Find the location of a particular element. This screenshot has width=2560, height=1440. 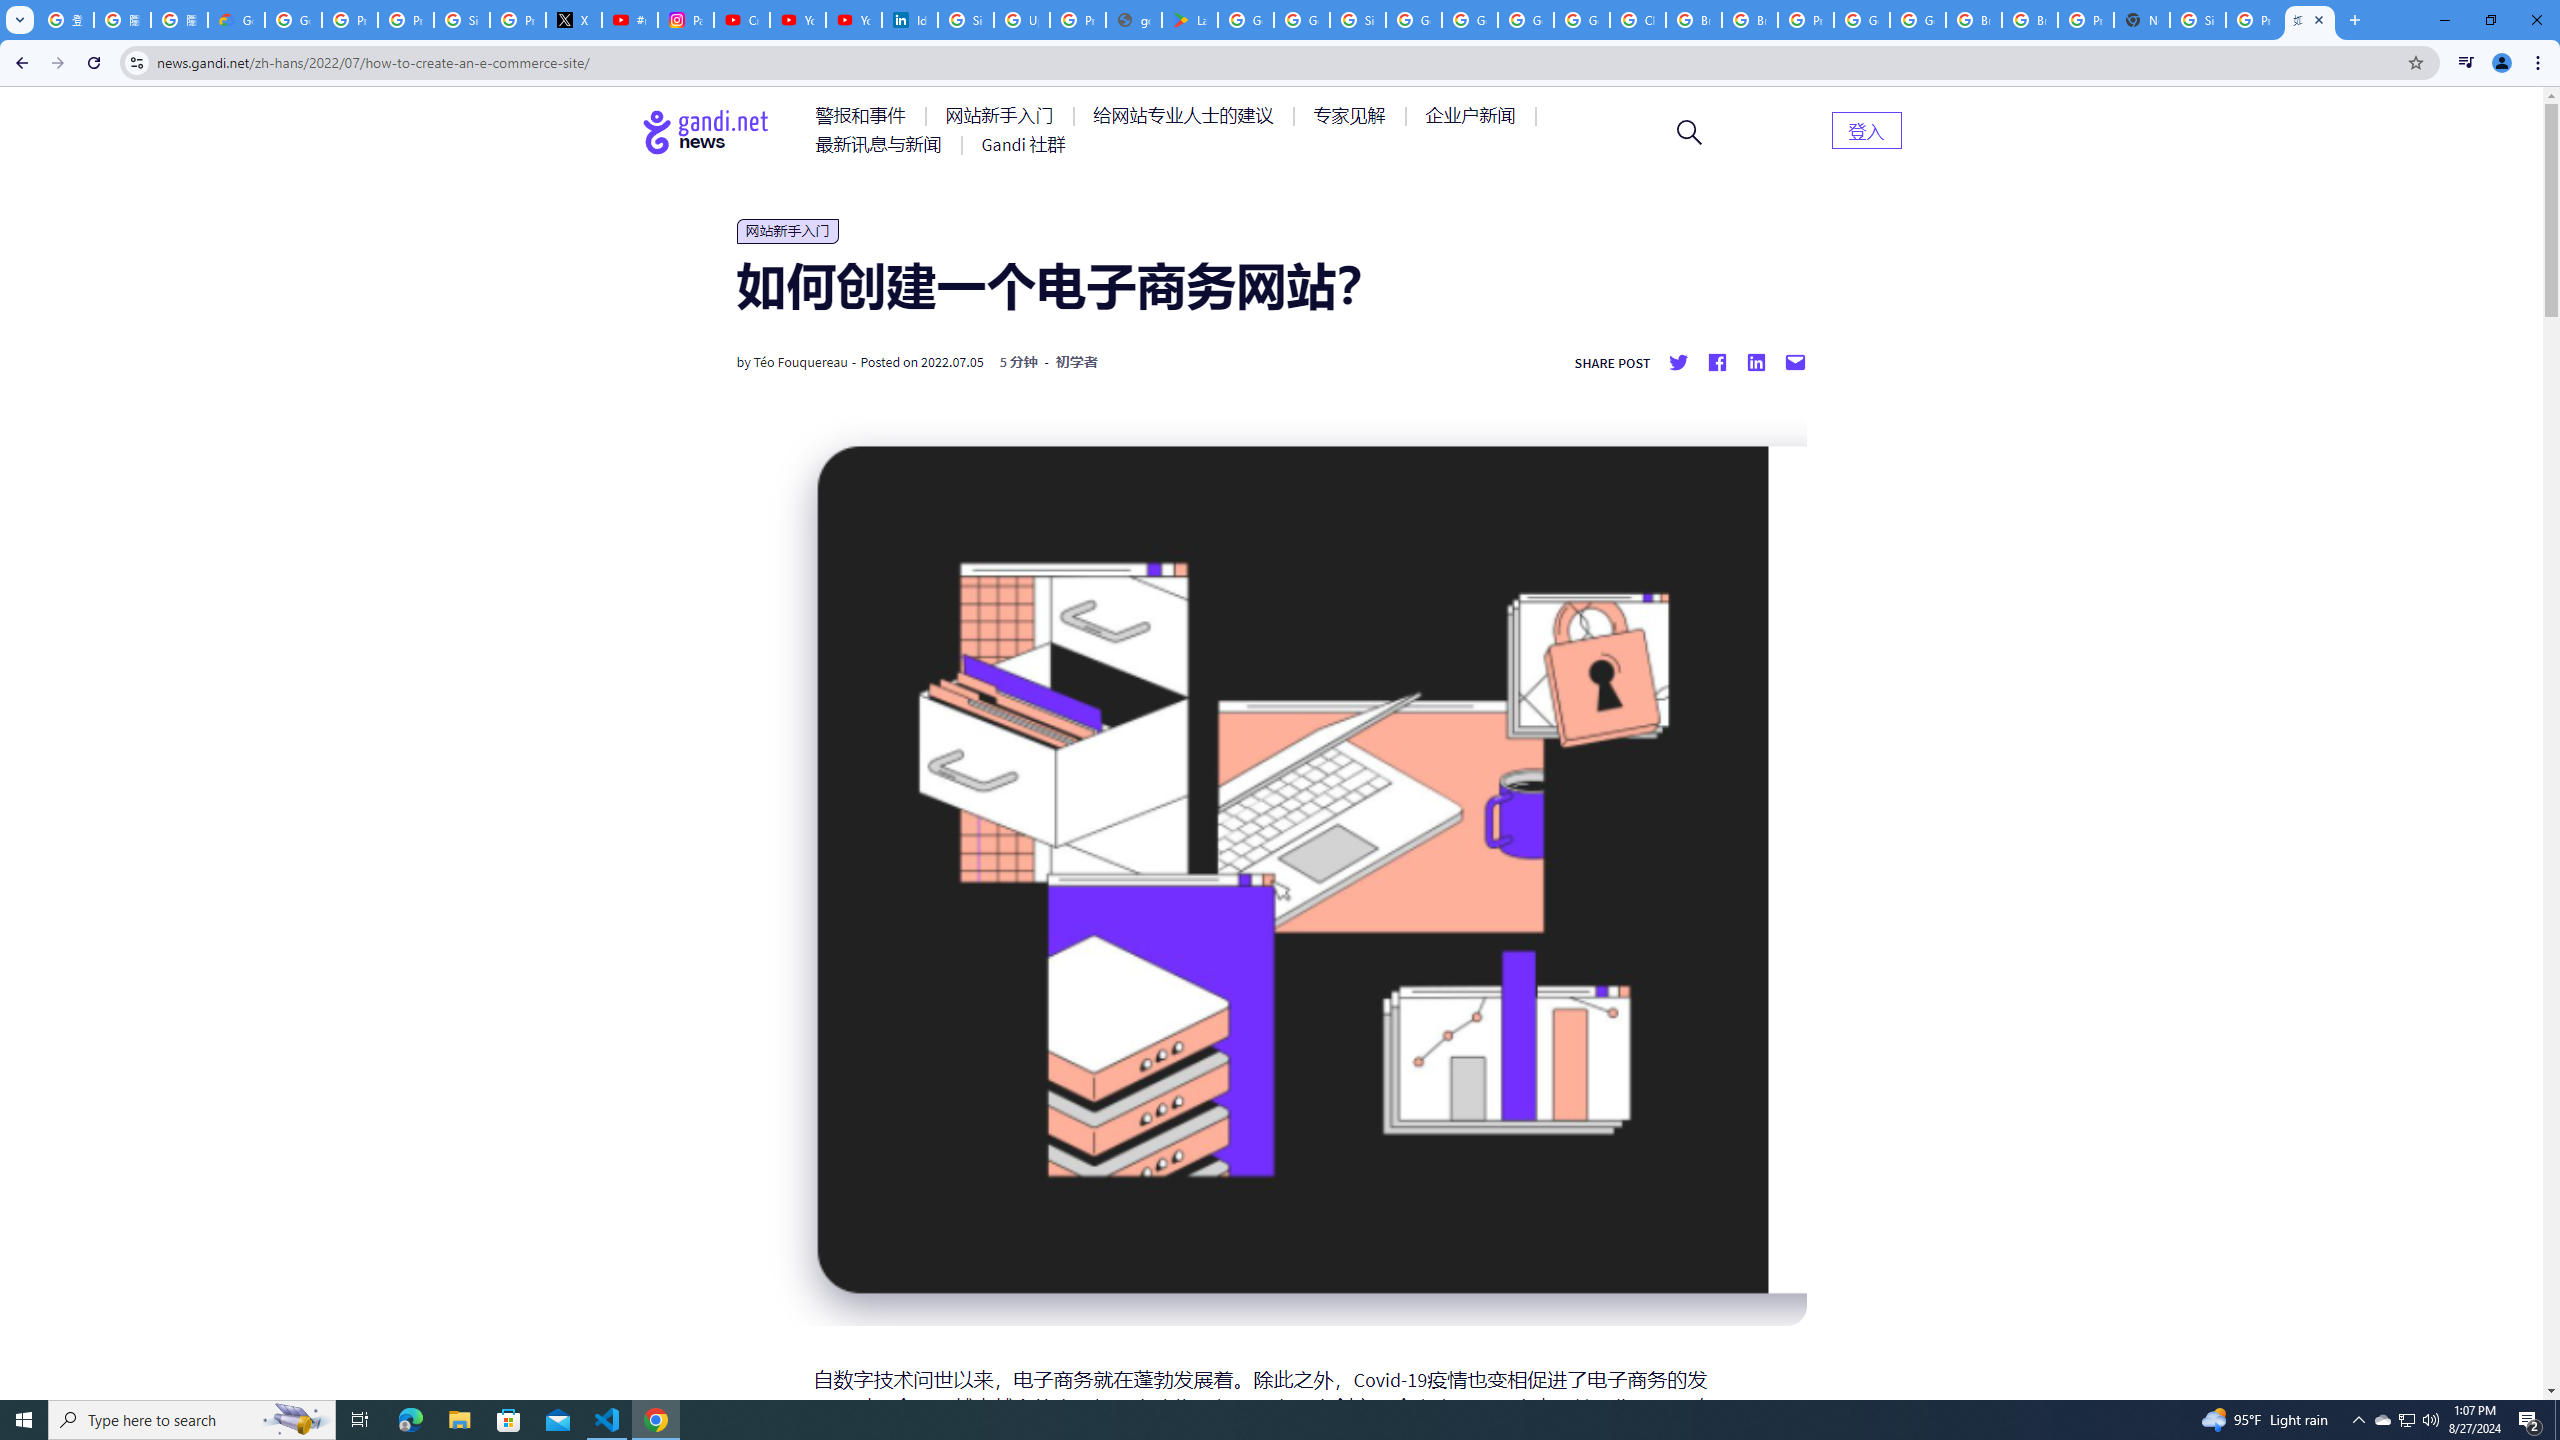

'Privacy Help Center - Policies Help' is located at coordinates (404, 19).